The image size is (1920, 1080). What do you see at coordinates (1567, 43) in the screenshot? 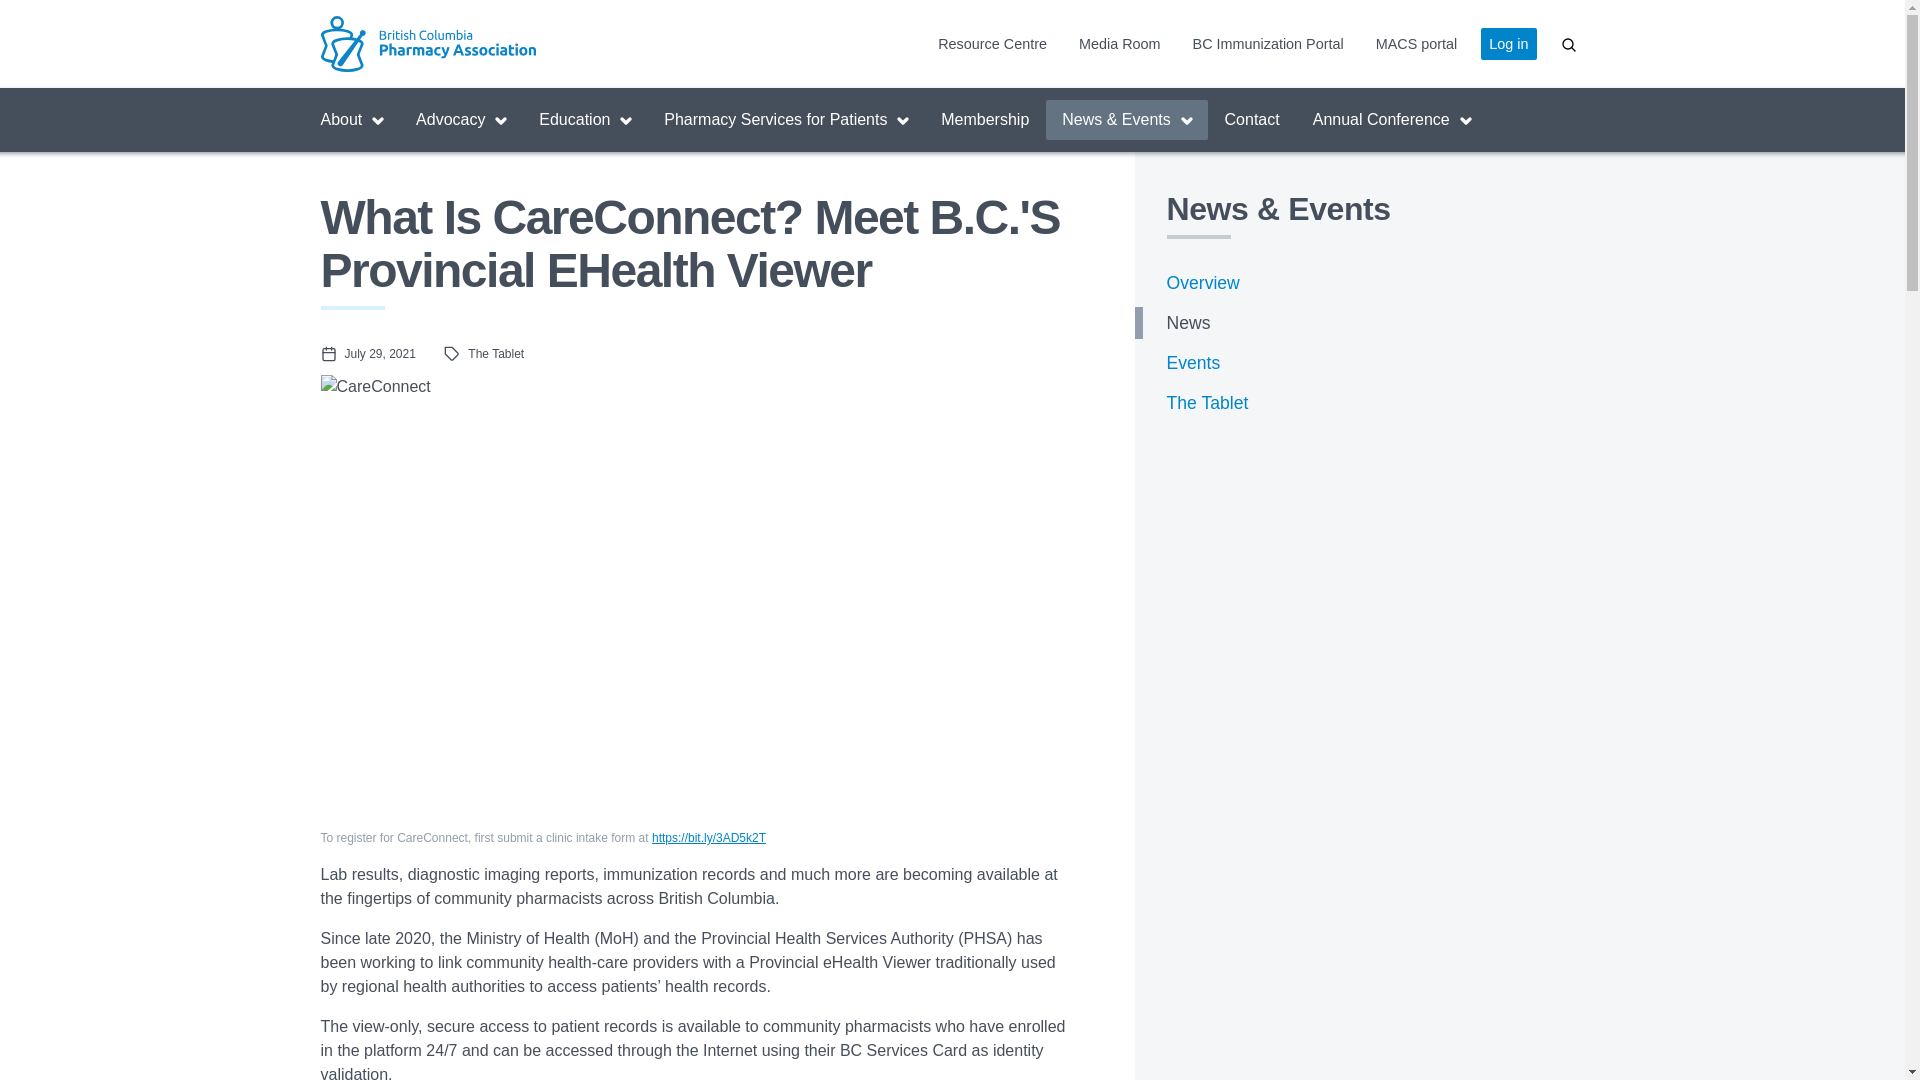
I see `'Open Search'` at bounding box center [1567, 43].